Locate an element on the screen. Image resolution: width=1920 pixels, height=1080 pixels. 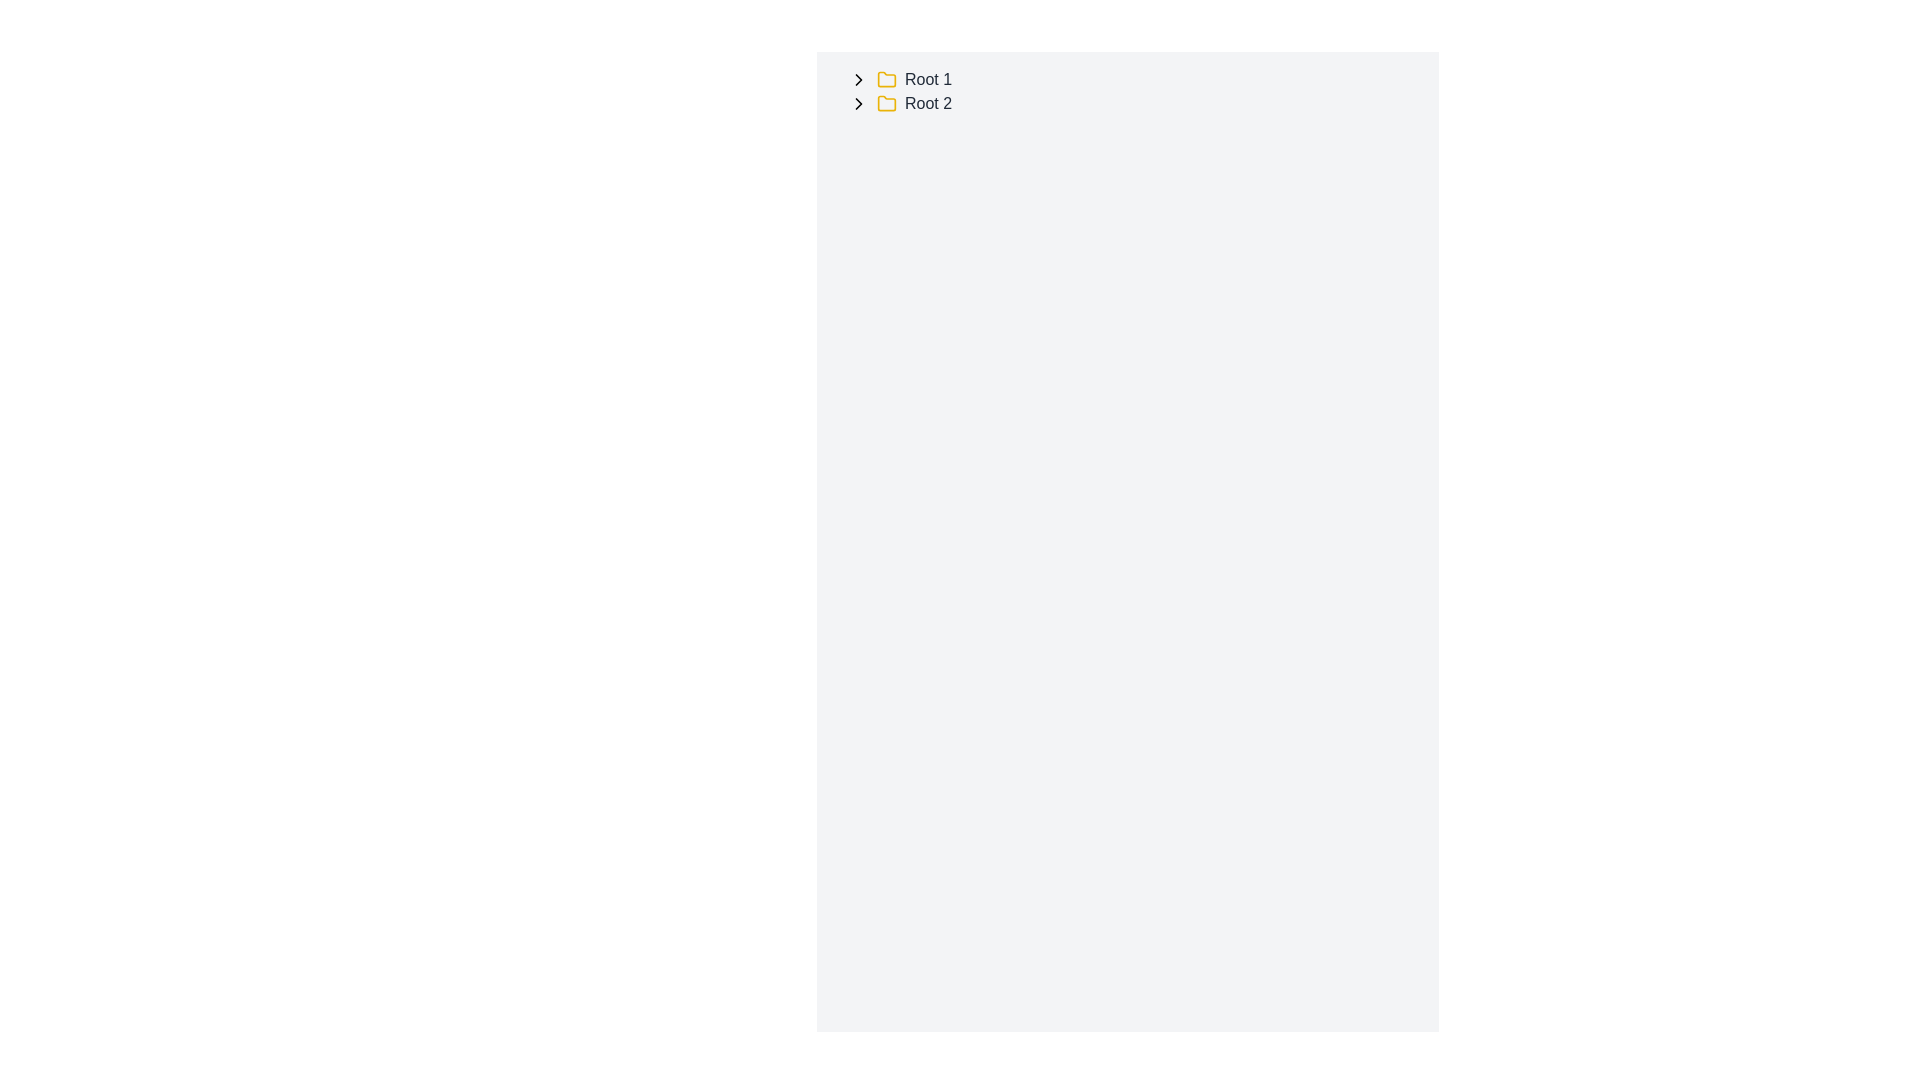
the yellow folder icon located under 'Root 2', which is the second icon is located at coordinates (886, 103).